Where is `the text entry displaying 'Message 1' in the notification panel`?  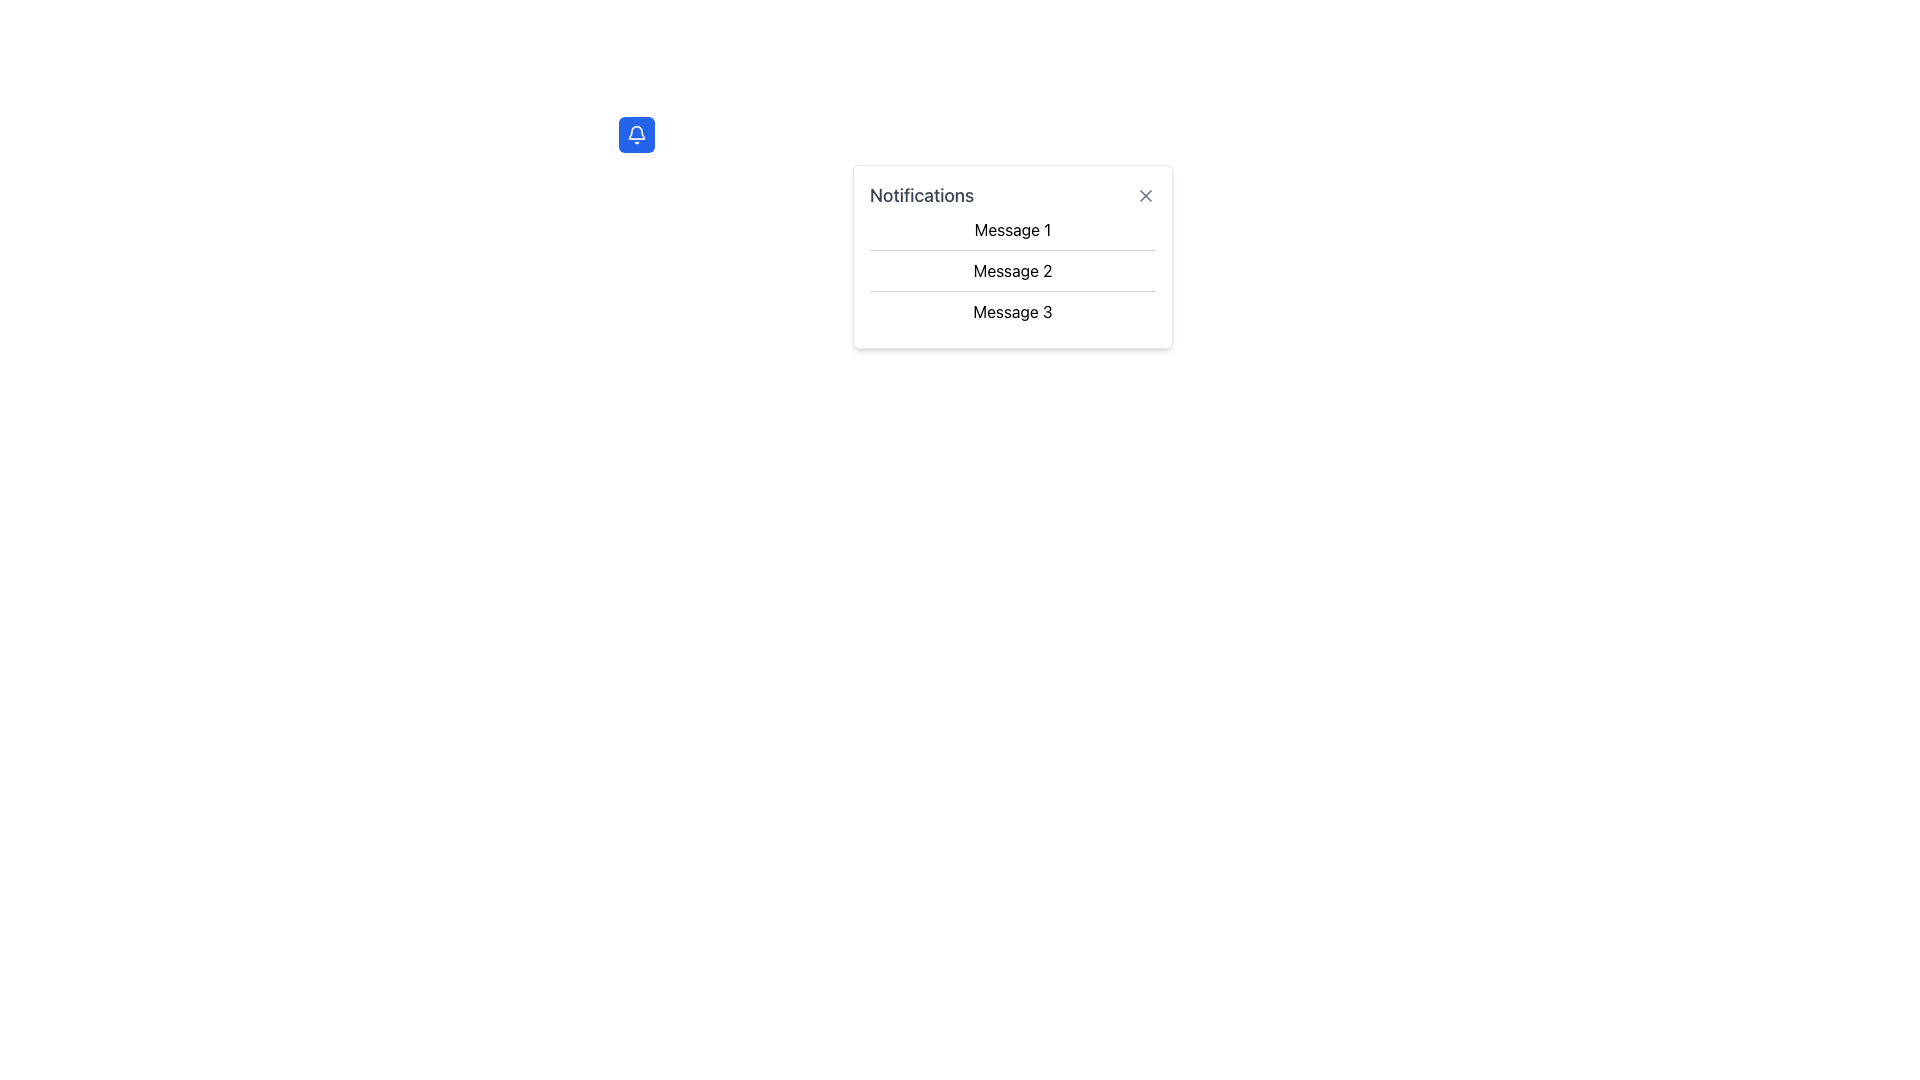
the text entry displaying 'Message 1' in the notification panel is located at coordinates (1012, 229).